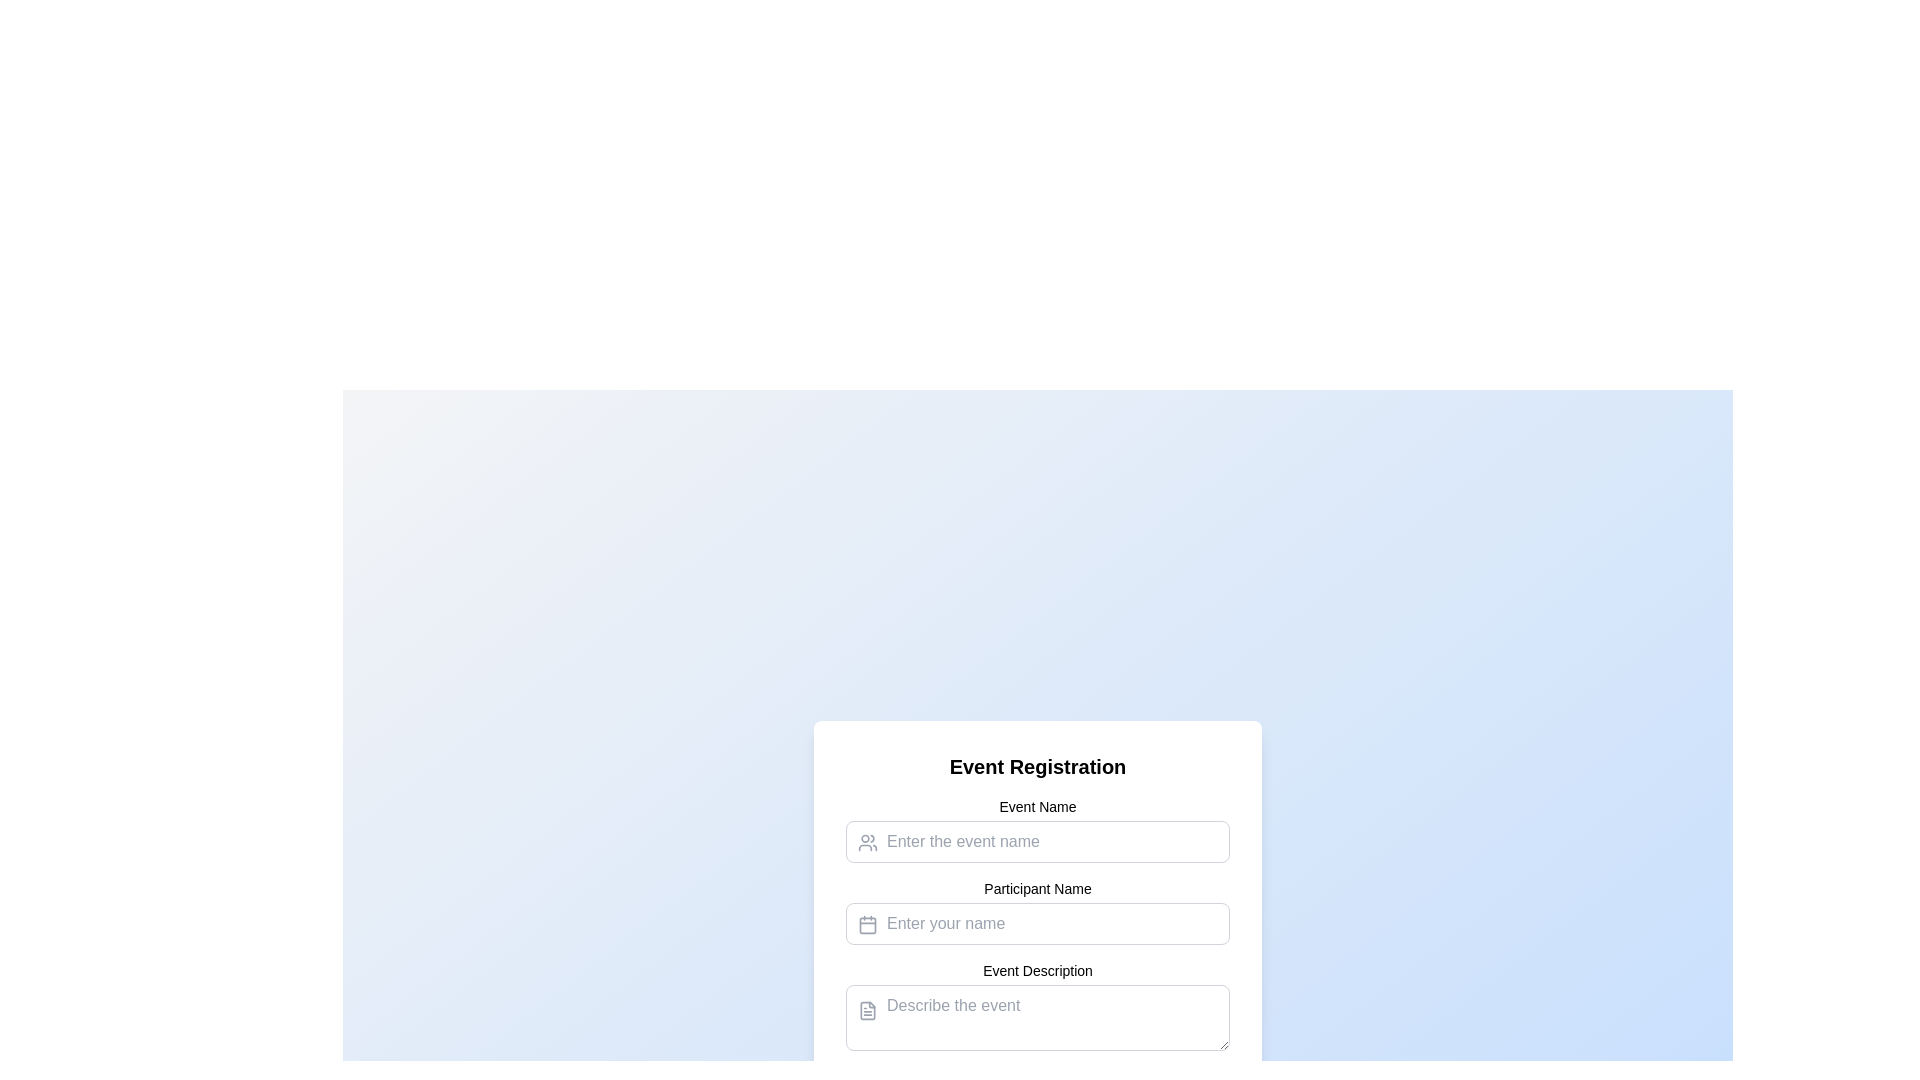 The height and width of the screenshot is (1080, 1920). Describe the element at coordinates (1037, 970) in the screenshot. I see `the text label reading 'Event Description', which is styled as a bold descriptor for the event description input field located above the input field with the placeholder 'Describe the event'` at that location.